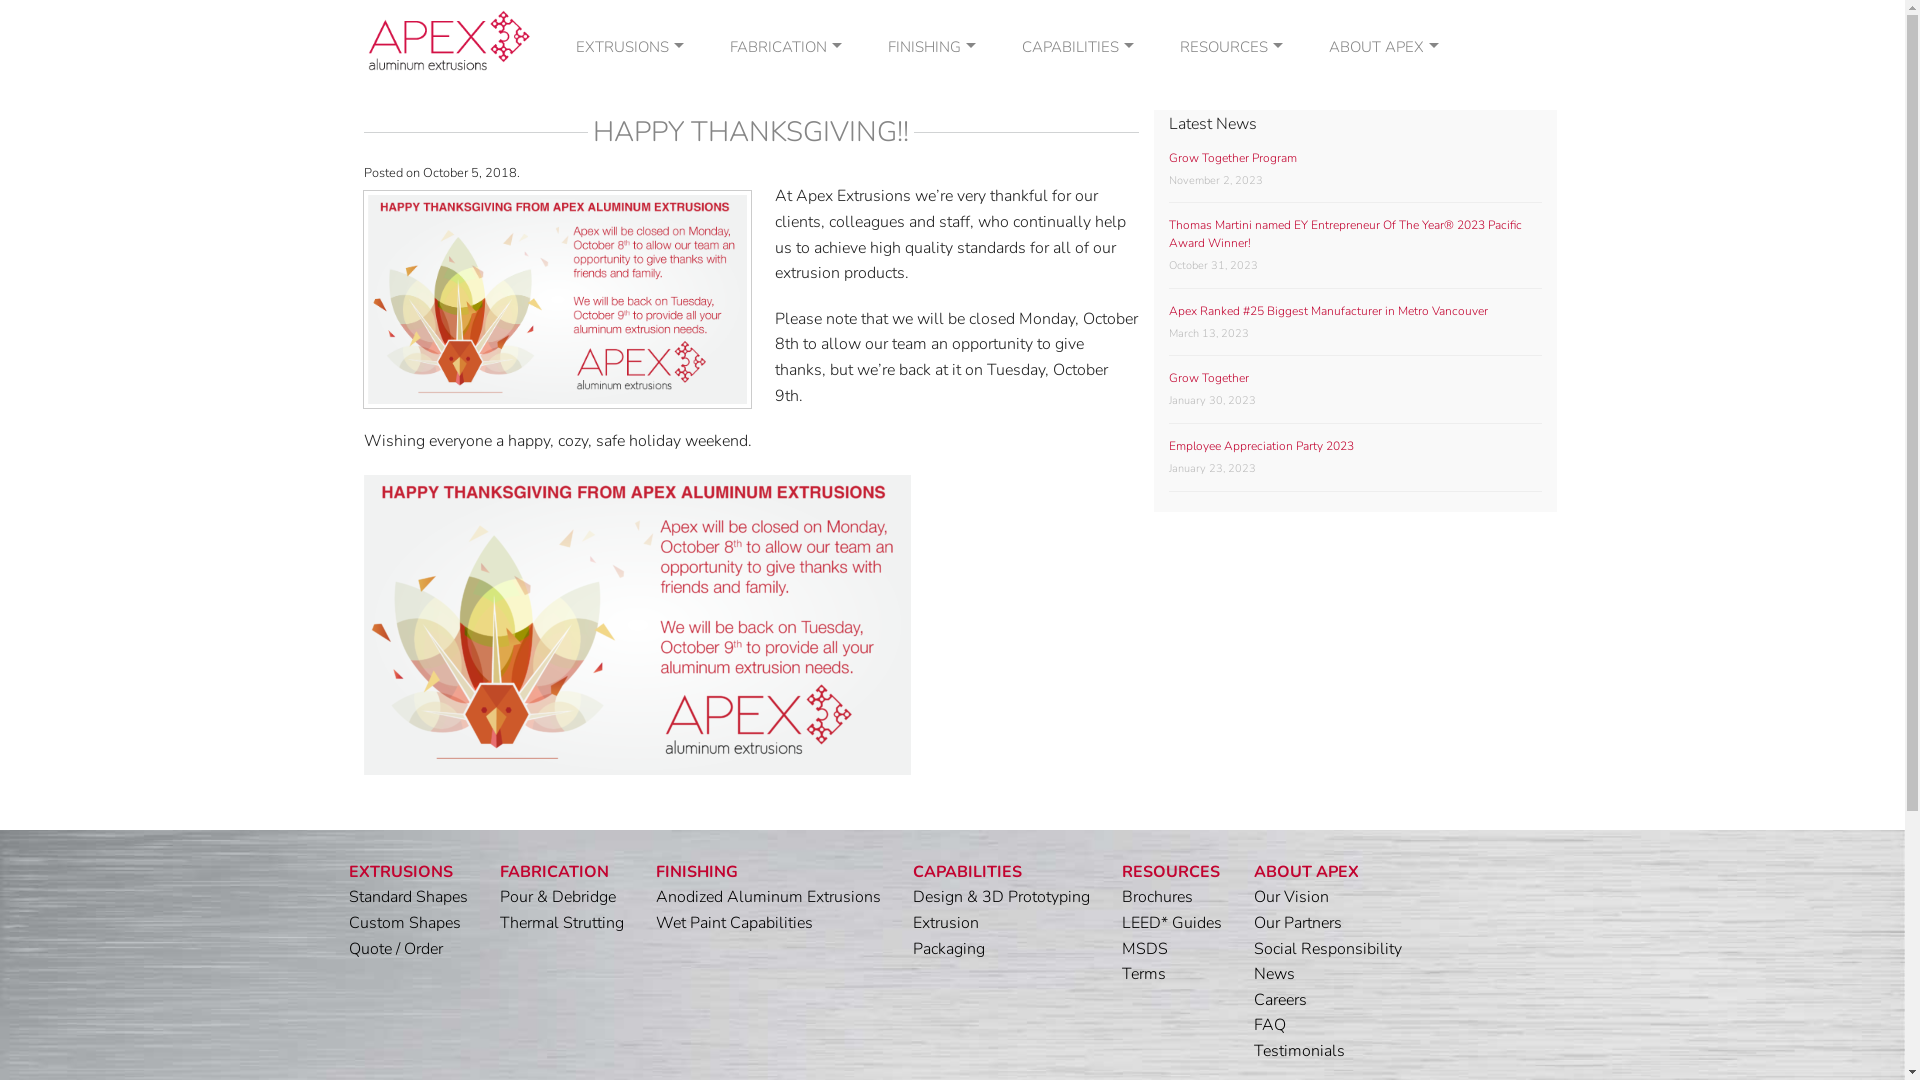 The width and height of the screenshot is (1920, 1080). What do you see at coordinates (1163, 46) in the screenshot?
I see `'RESOURCES'` at bounding box center [1163, 46].